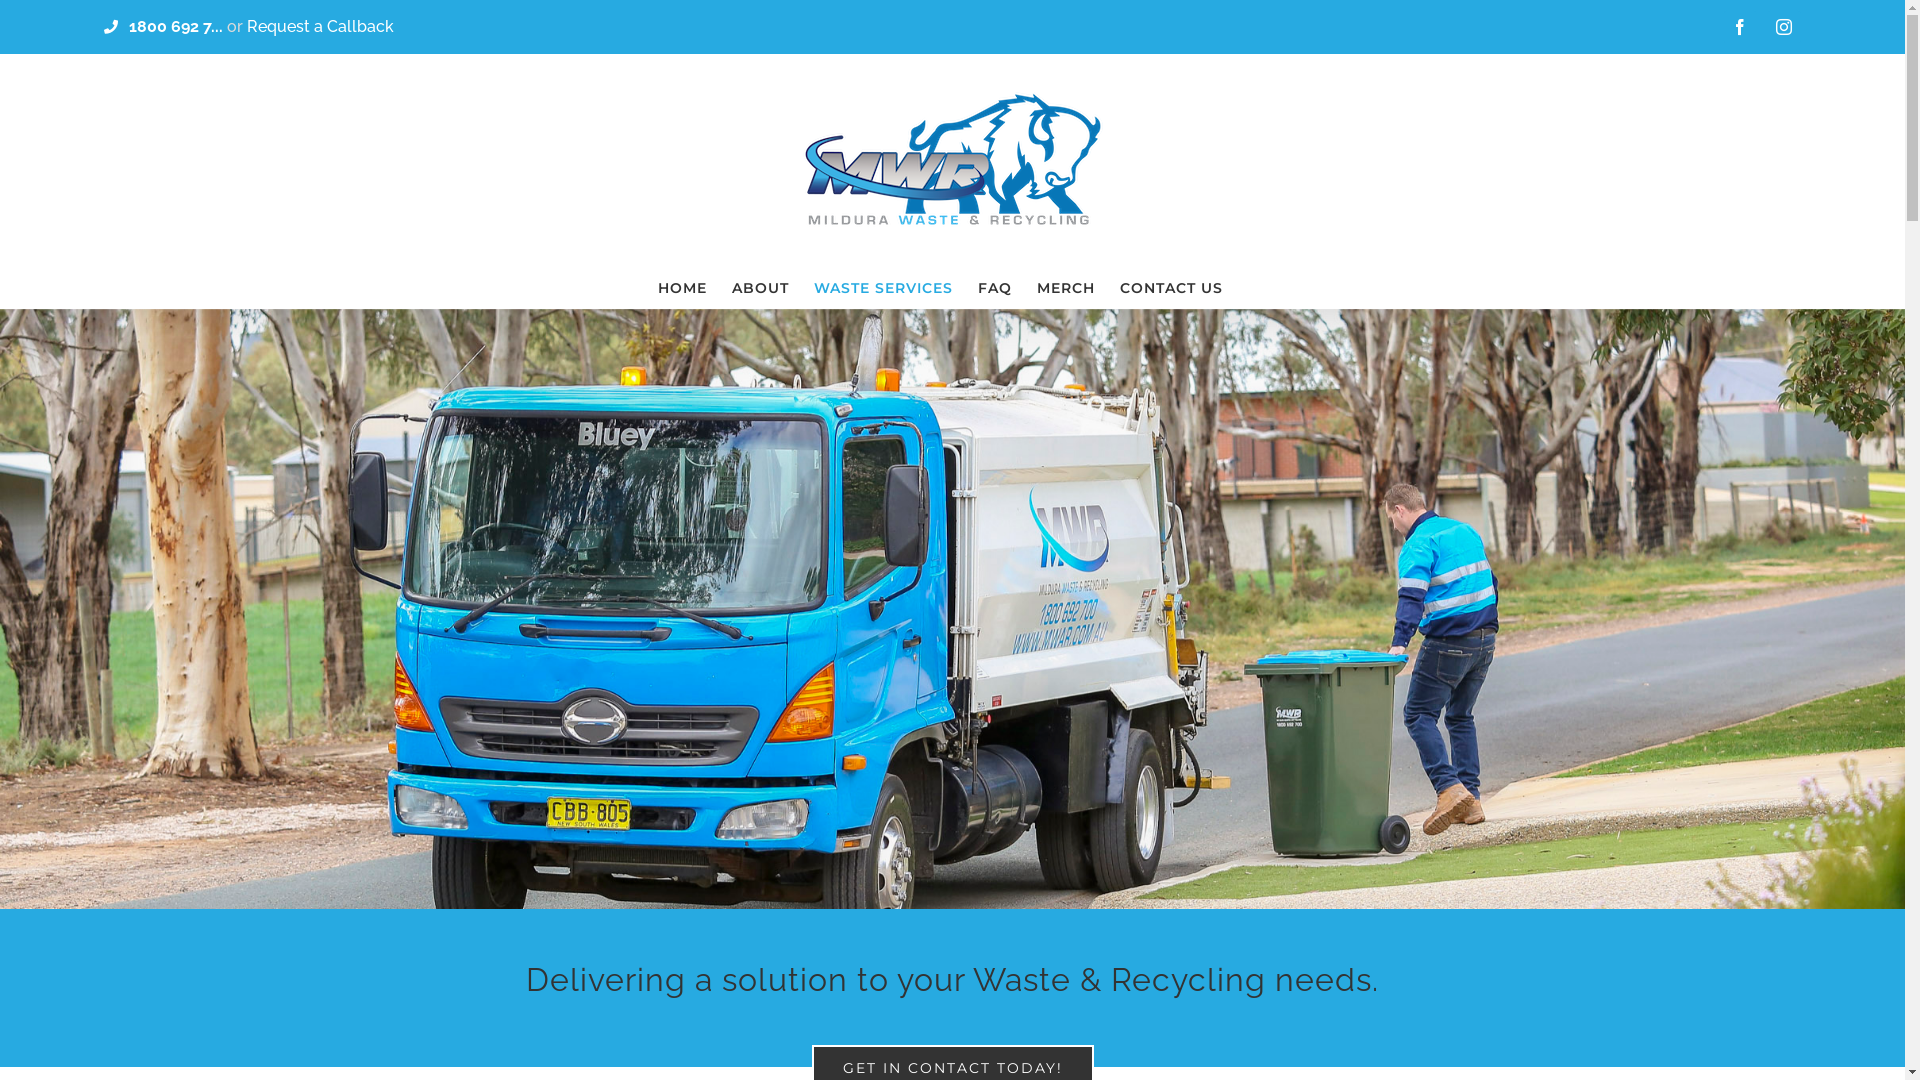  Describe the element at coordinates (994, 288) in the screenshot. I see `'FAQ'` at that location.